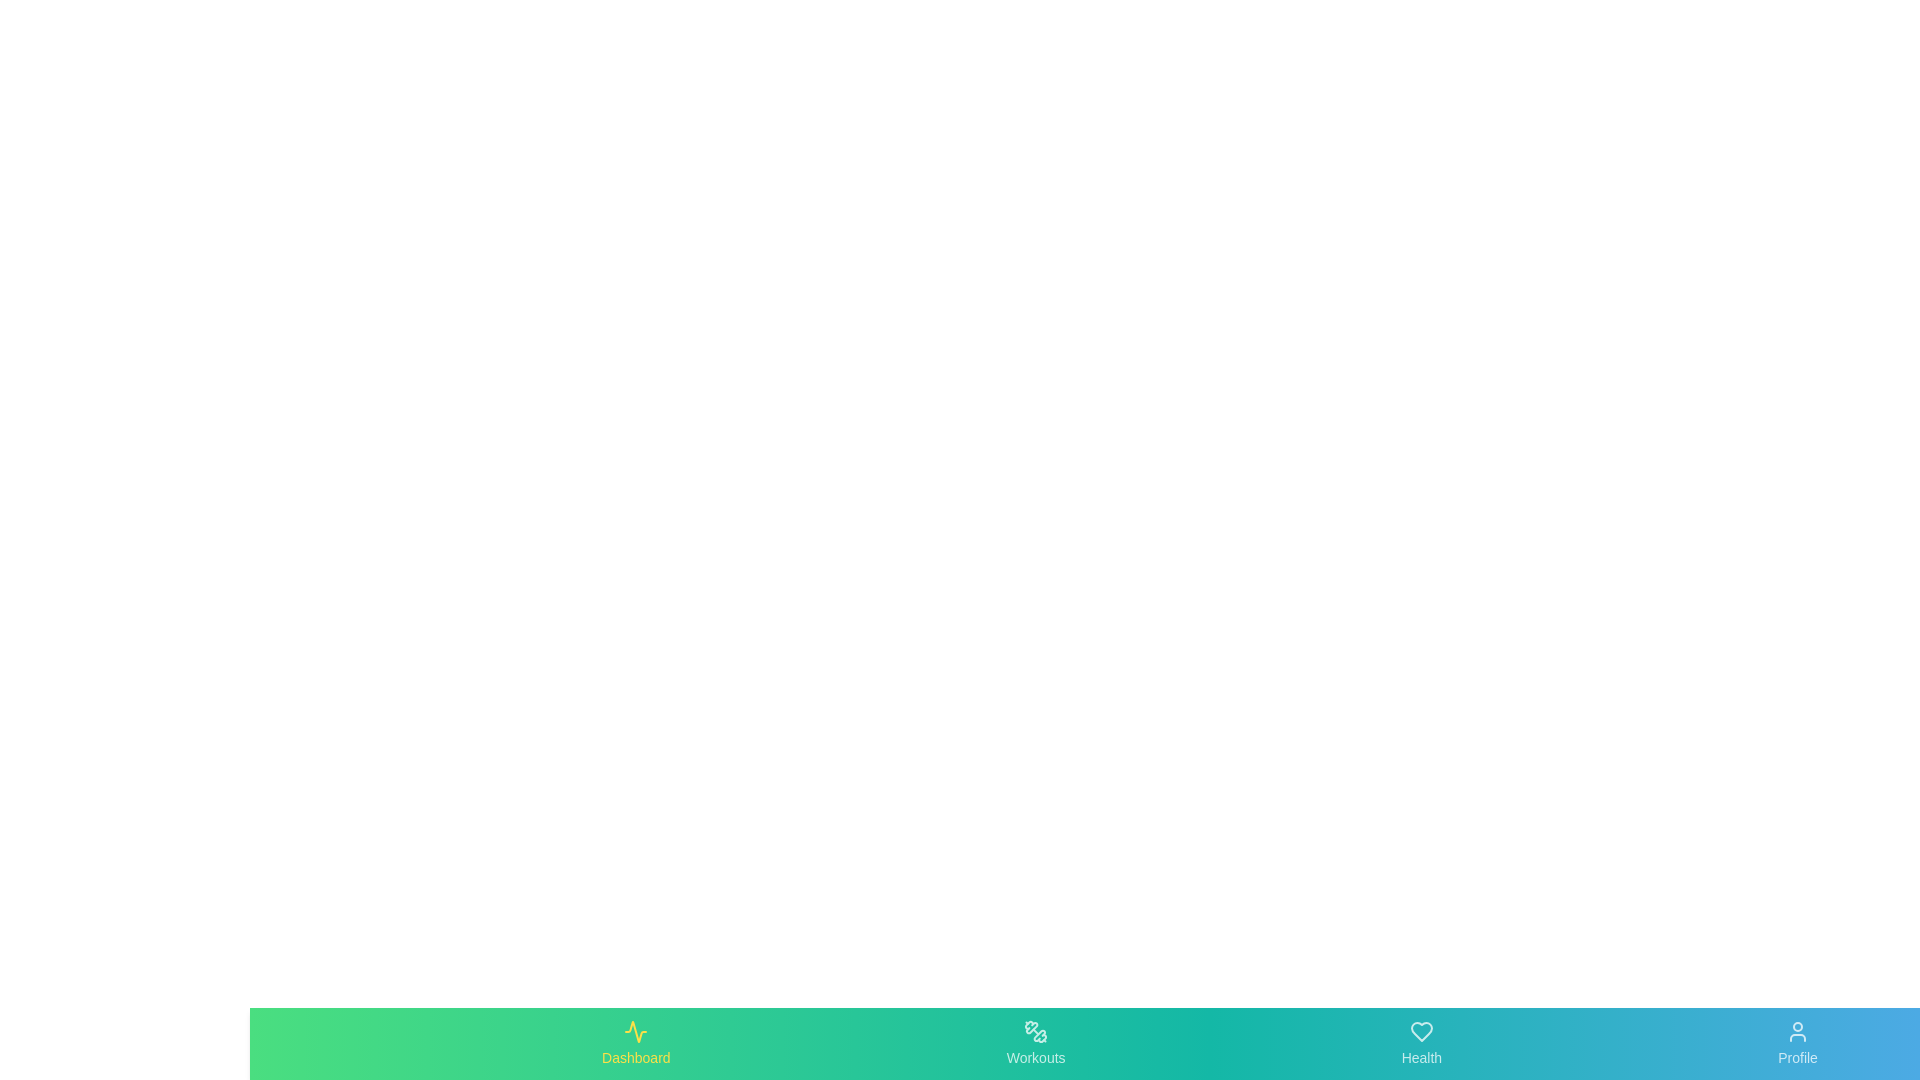 The width and height of the screenshot is (1920, 1080). I want to click on the Dashboard tab by clicking on its button, so click(634, 1043).